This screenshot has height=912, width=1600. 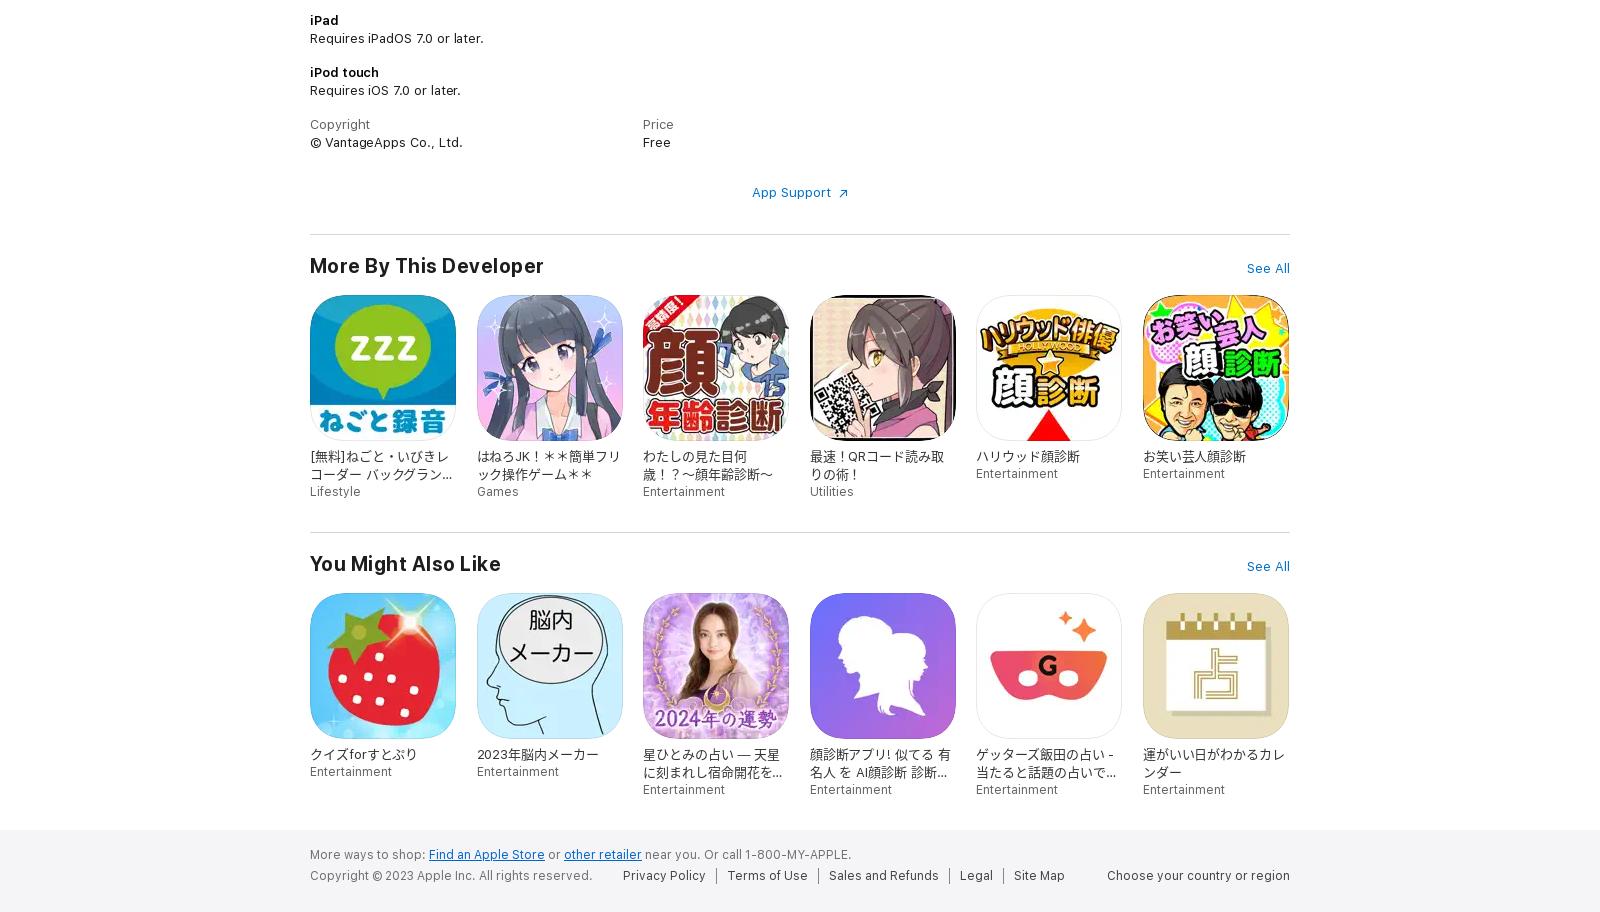 What do you see at coordinates (672, 855) in the screenshot?
I see `'near you.'` at bounding box center [672, 855].